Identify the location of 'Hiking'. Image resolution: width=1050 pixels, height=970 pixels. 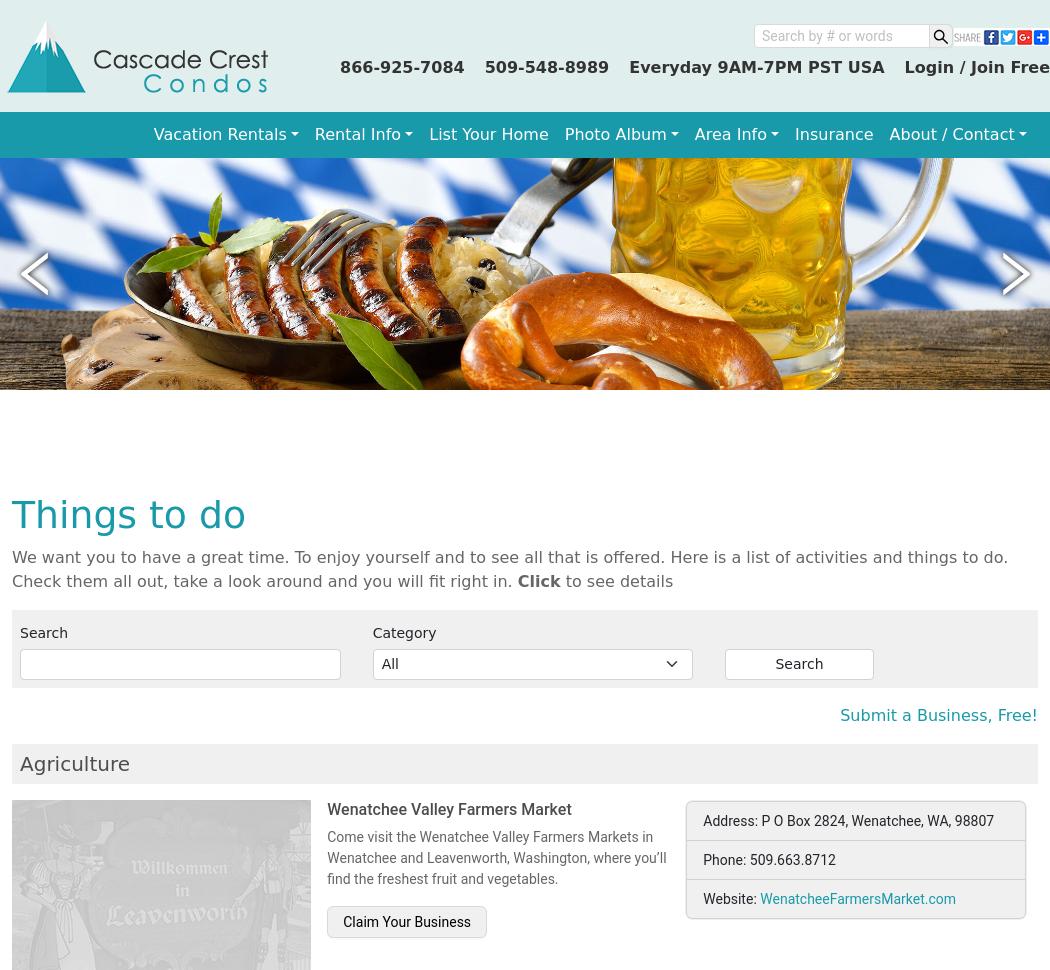
(50, 474).